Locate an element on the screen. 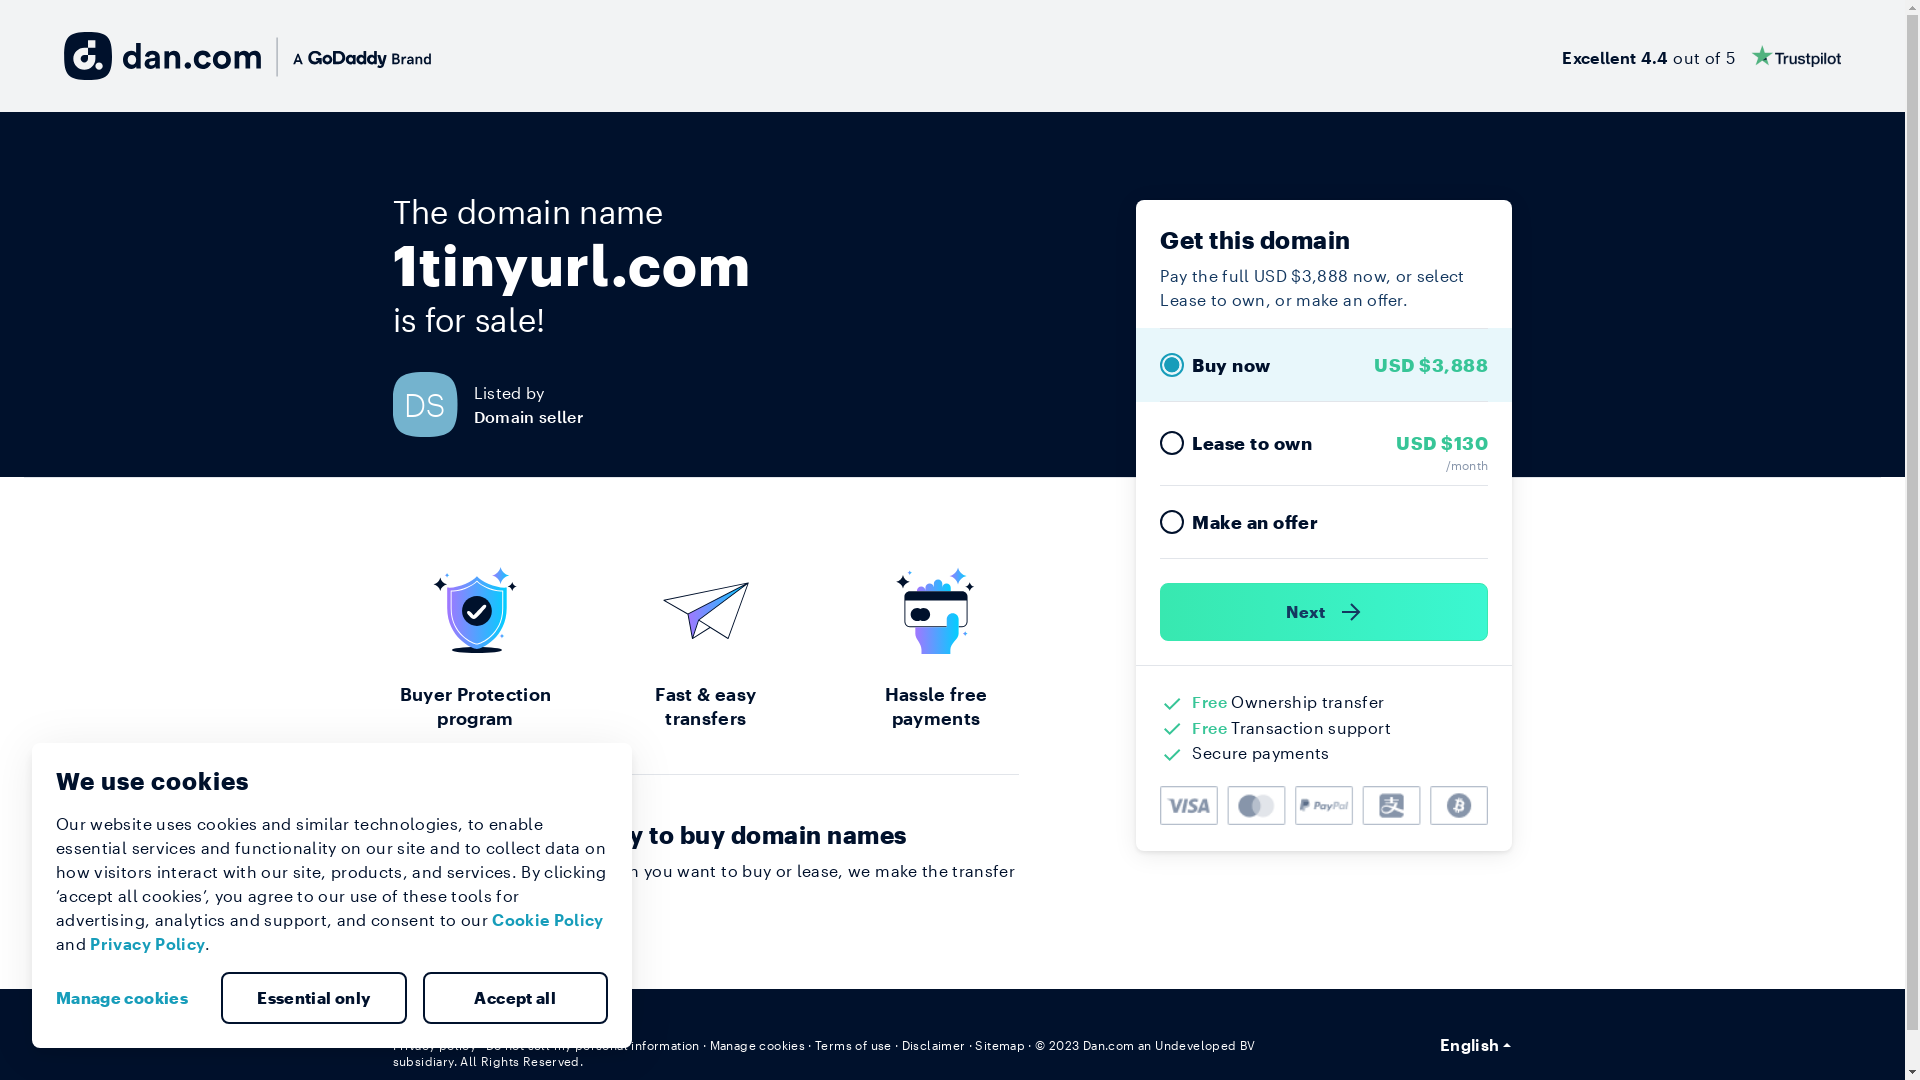 The width and height of the screenshot is (1920, 1080). 'Disclaimer' is located at coordinates (933, 1044).